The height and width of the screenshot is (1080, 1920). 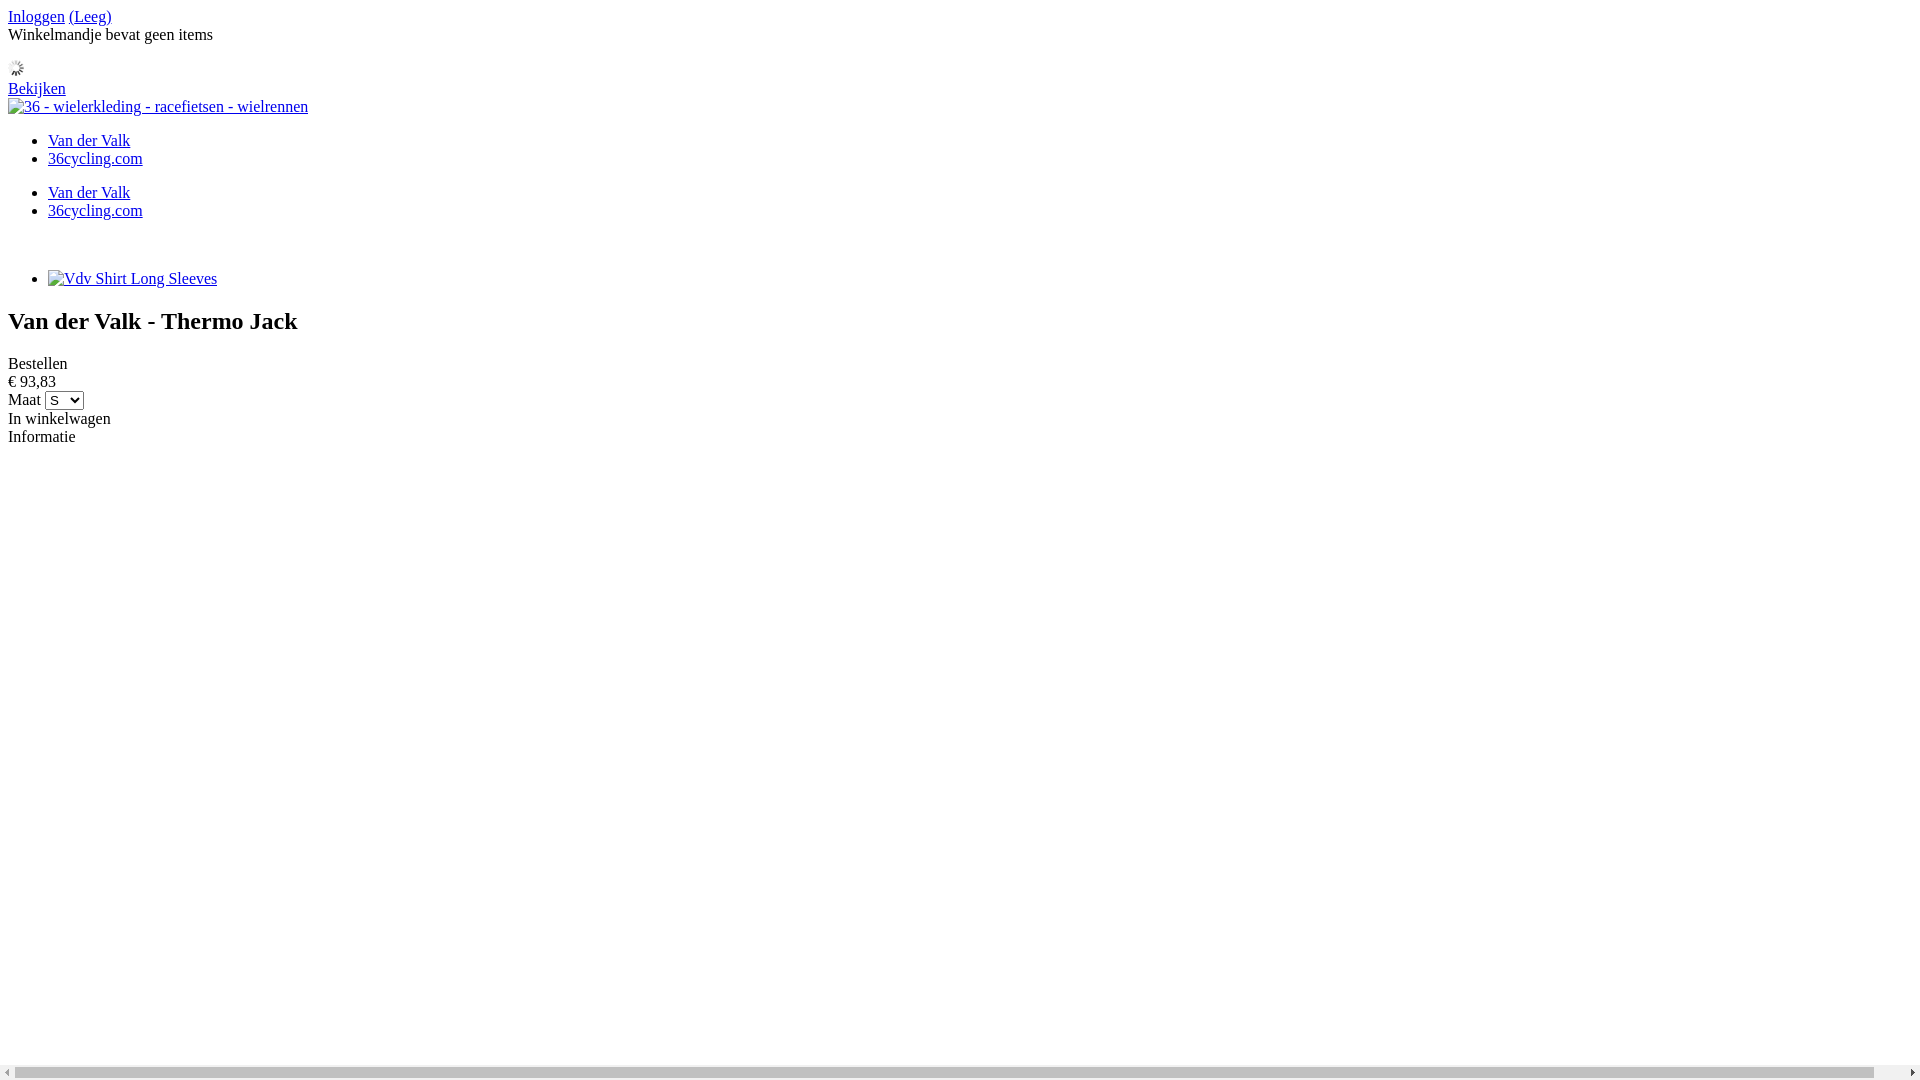 What do you see at coordinates (48, 278) in the screenshot?
I see `'Vdv Shirt Long Sleeves'` at bounding box center [48, 278].